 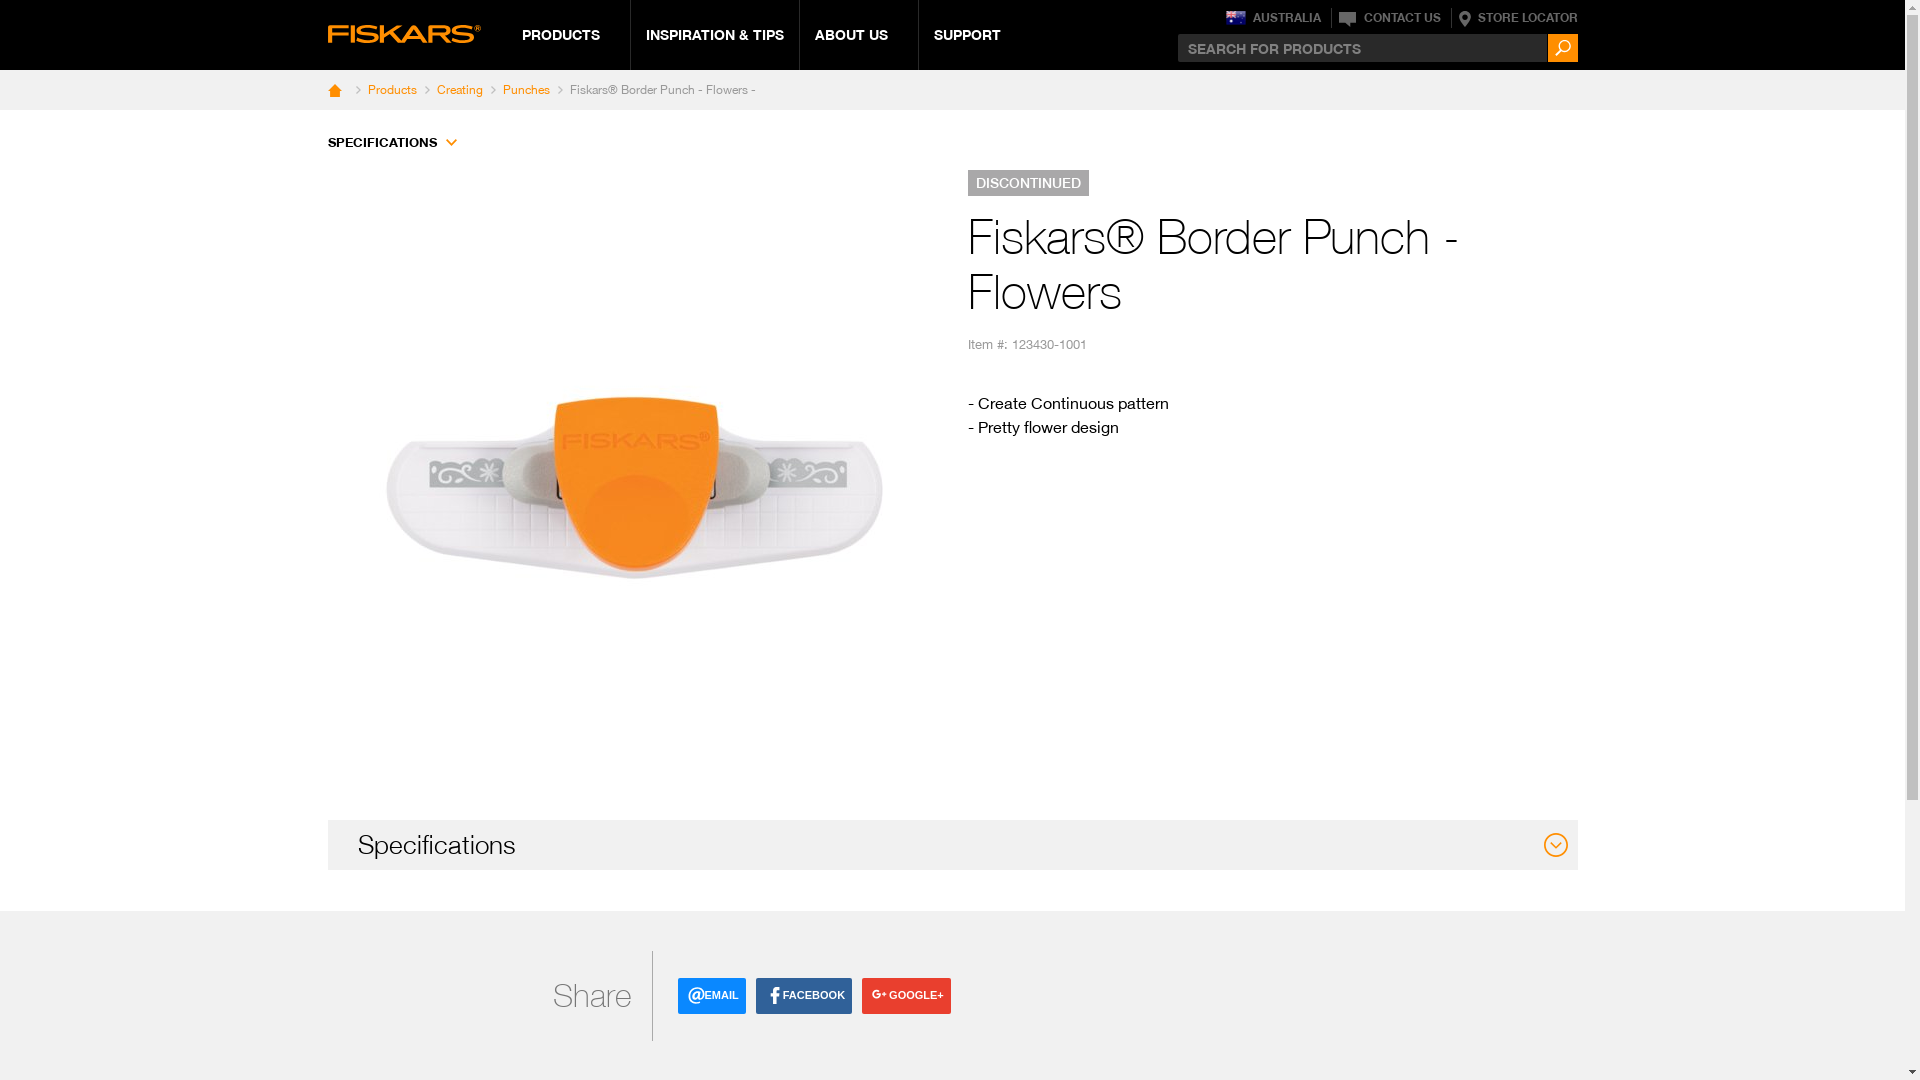 I want to click on 'Products', so click(x=390, y=88).